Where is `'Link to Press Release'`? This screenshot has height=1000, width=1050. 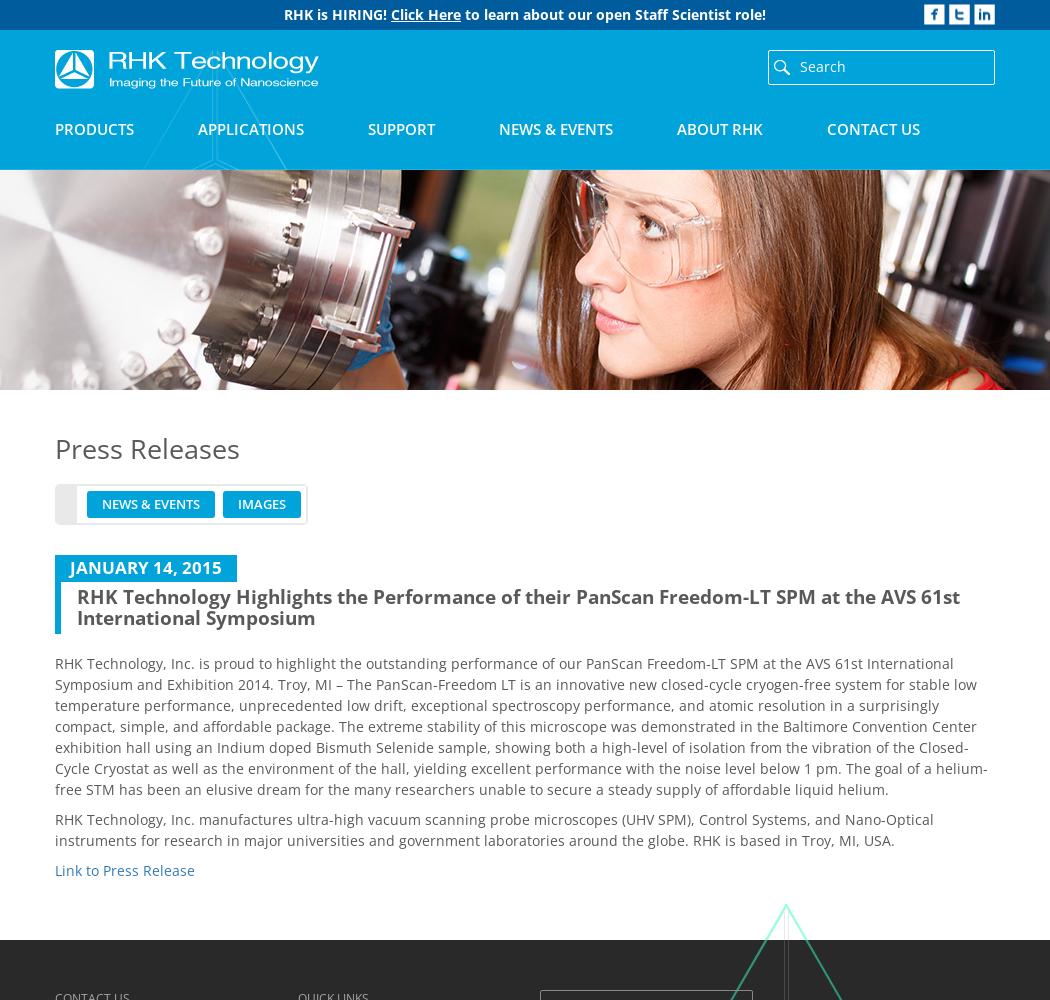
'Link to Press Release' is located at coordinates (123, 868).